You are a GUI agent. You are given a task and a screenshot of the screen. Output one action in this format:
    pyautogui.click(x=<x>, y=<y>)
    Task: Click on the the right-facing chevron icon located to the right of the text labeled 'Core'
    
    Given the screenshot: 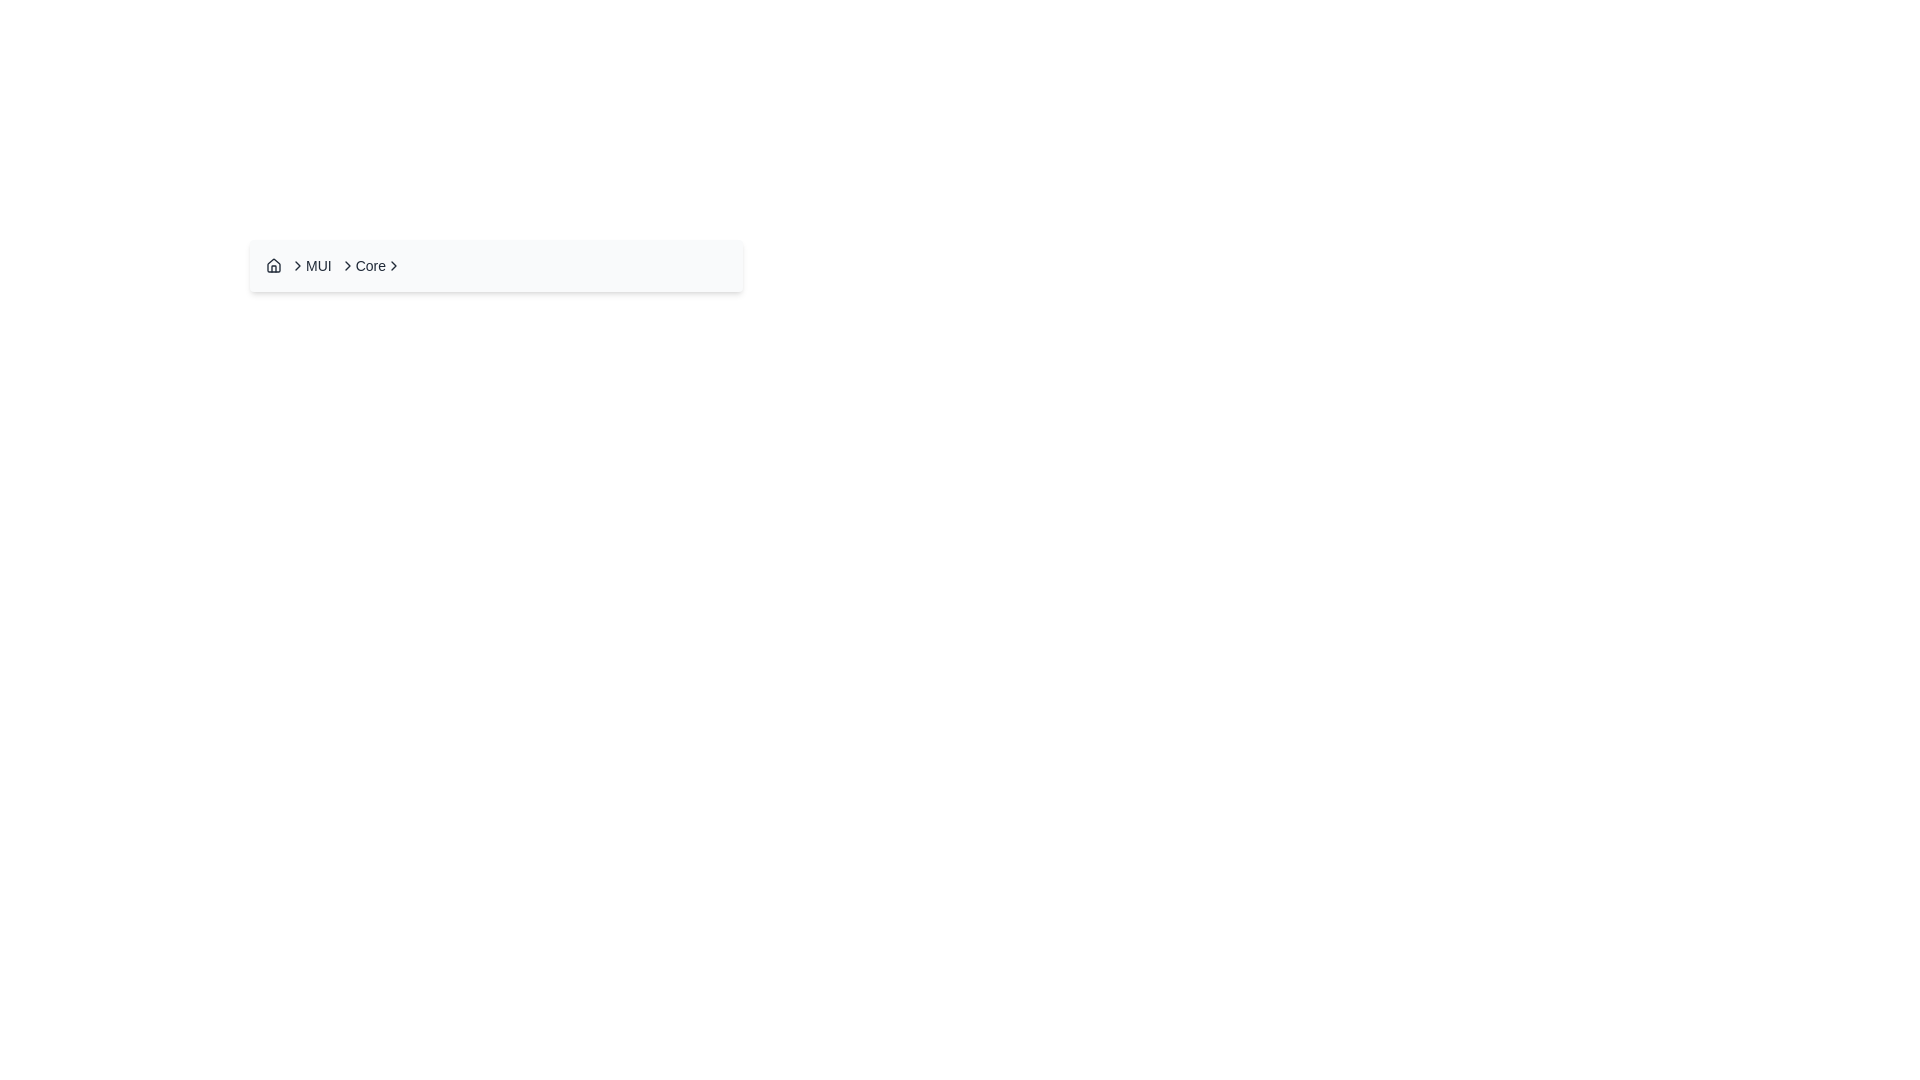 What is the action you would take?
    pyautogui.click(x=393, y=265)
    